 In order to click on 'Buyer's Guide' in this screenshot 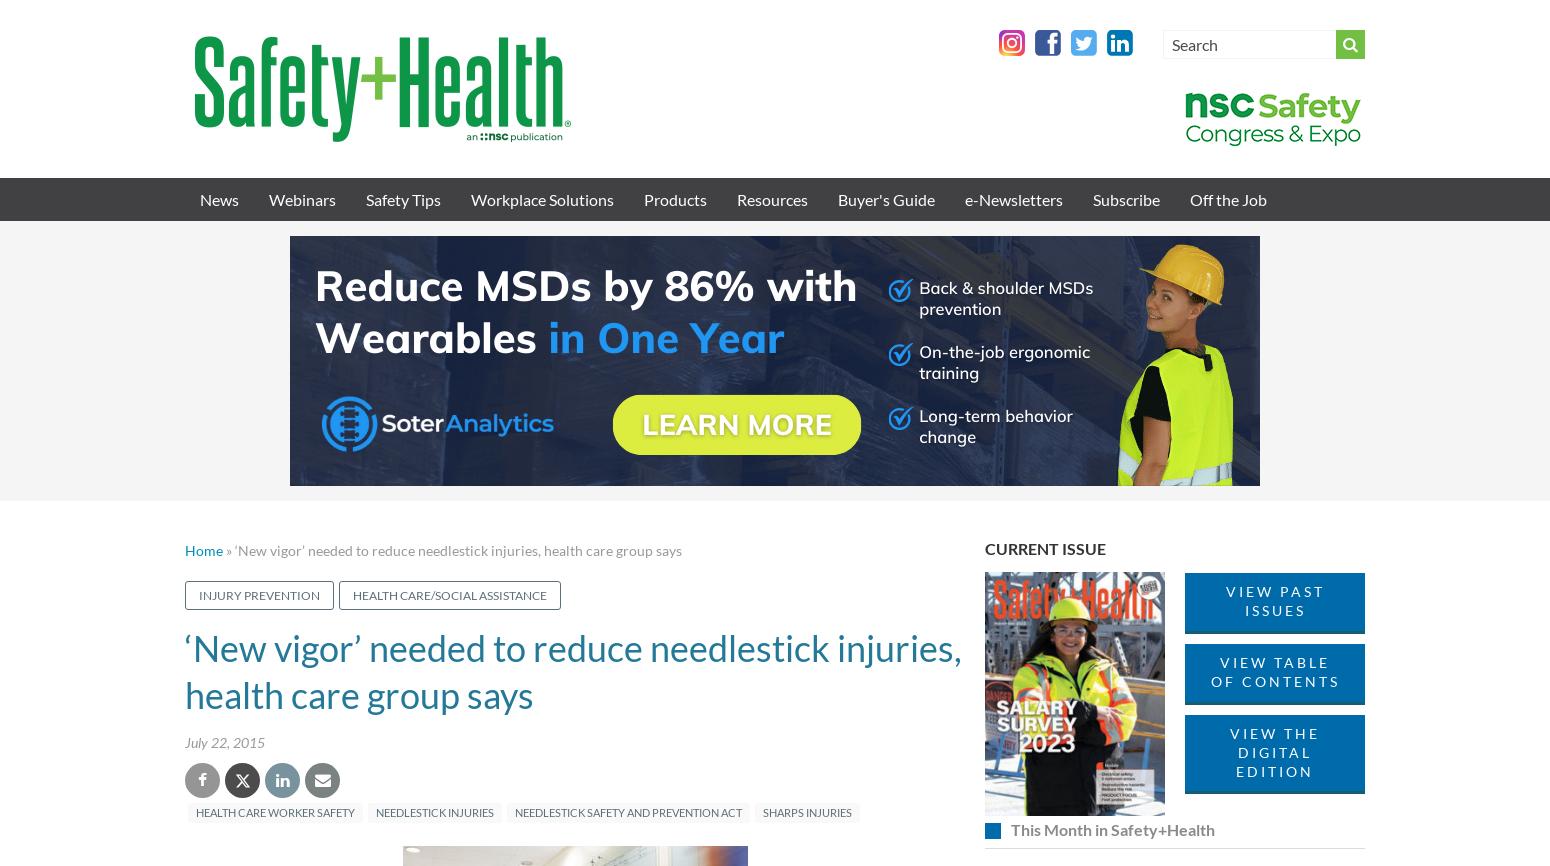, I will do `click(886, 199)`.